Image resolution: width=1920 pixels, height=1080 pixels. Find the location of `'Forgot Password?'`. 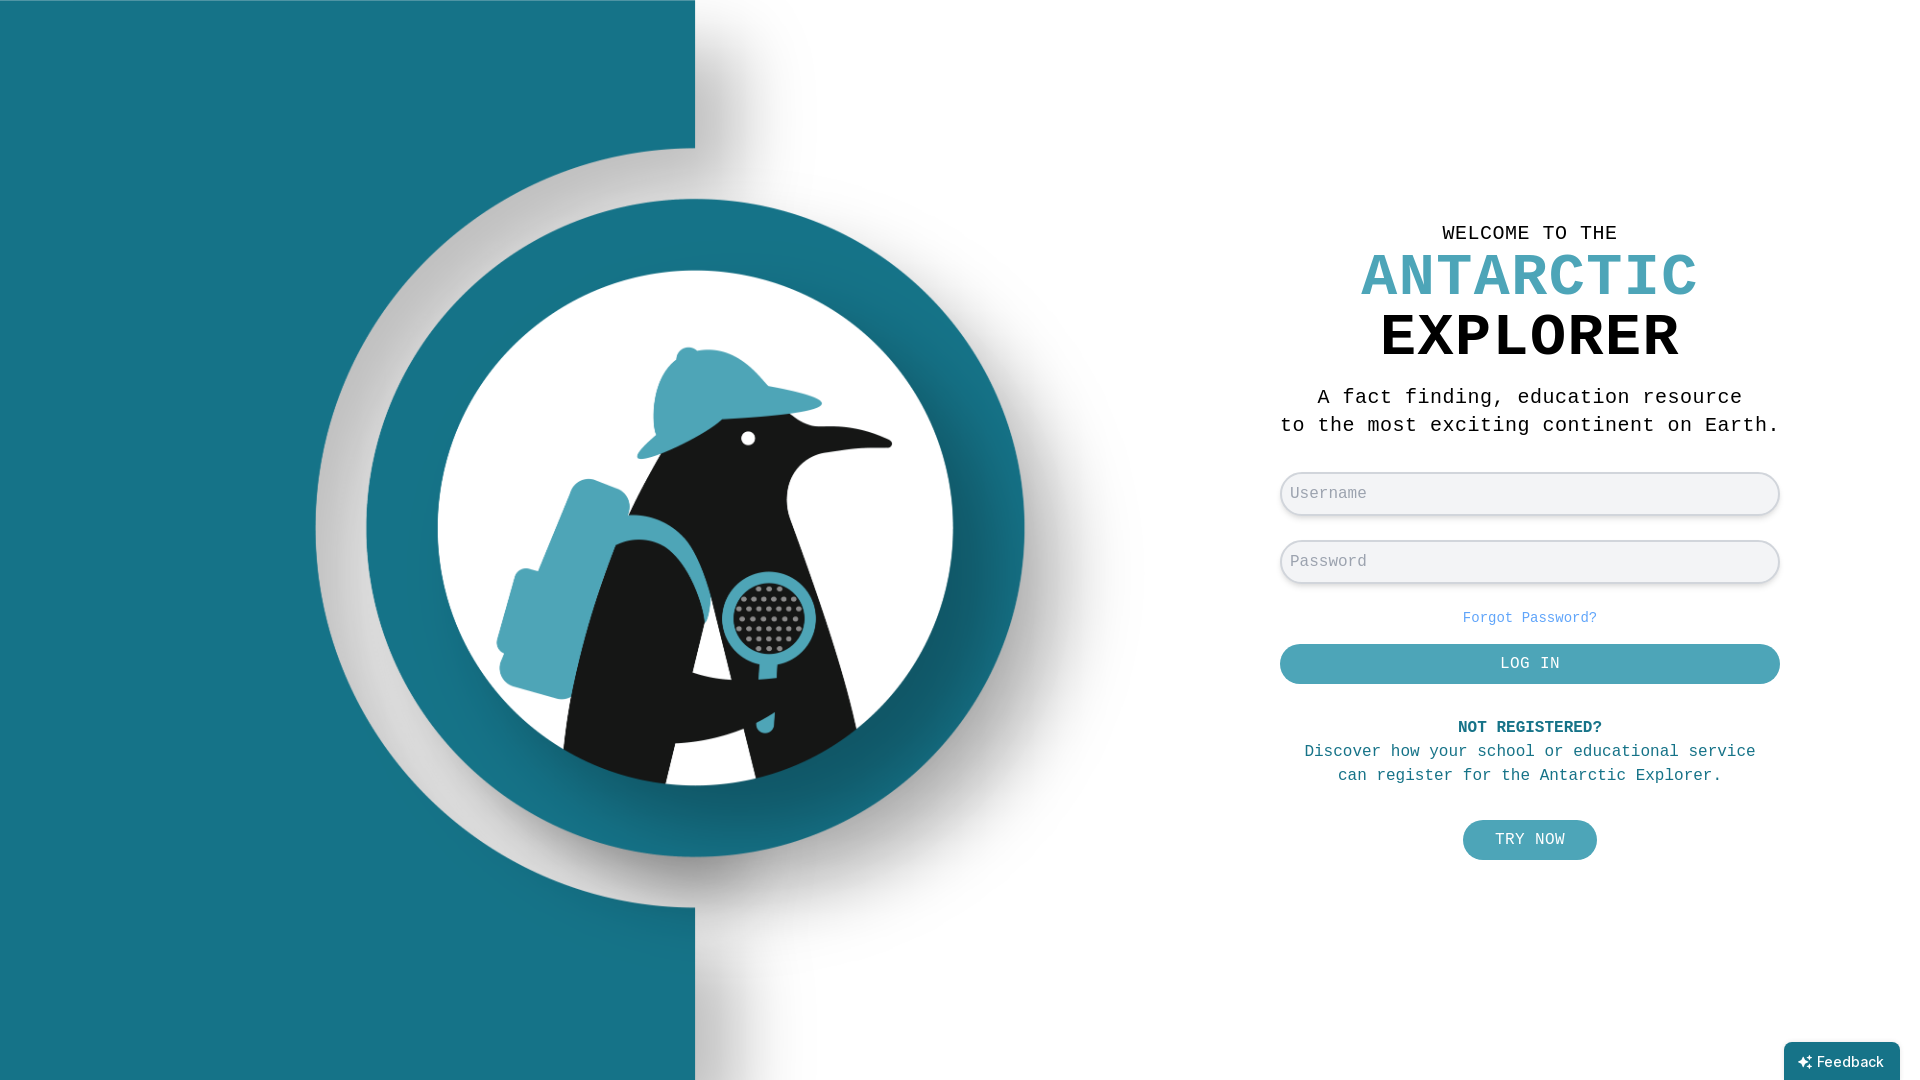

'Forgot Password?' is located at coordinates (1529, 616).